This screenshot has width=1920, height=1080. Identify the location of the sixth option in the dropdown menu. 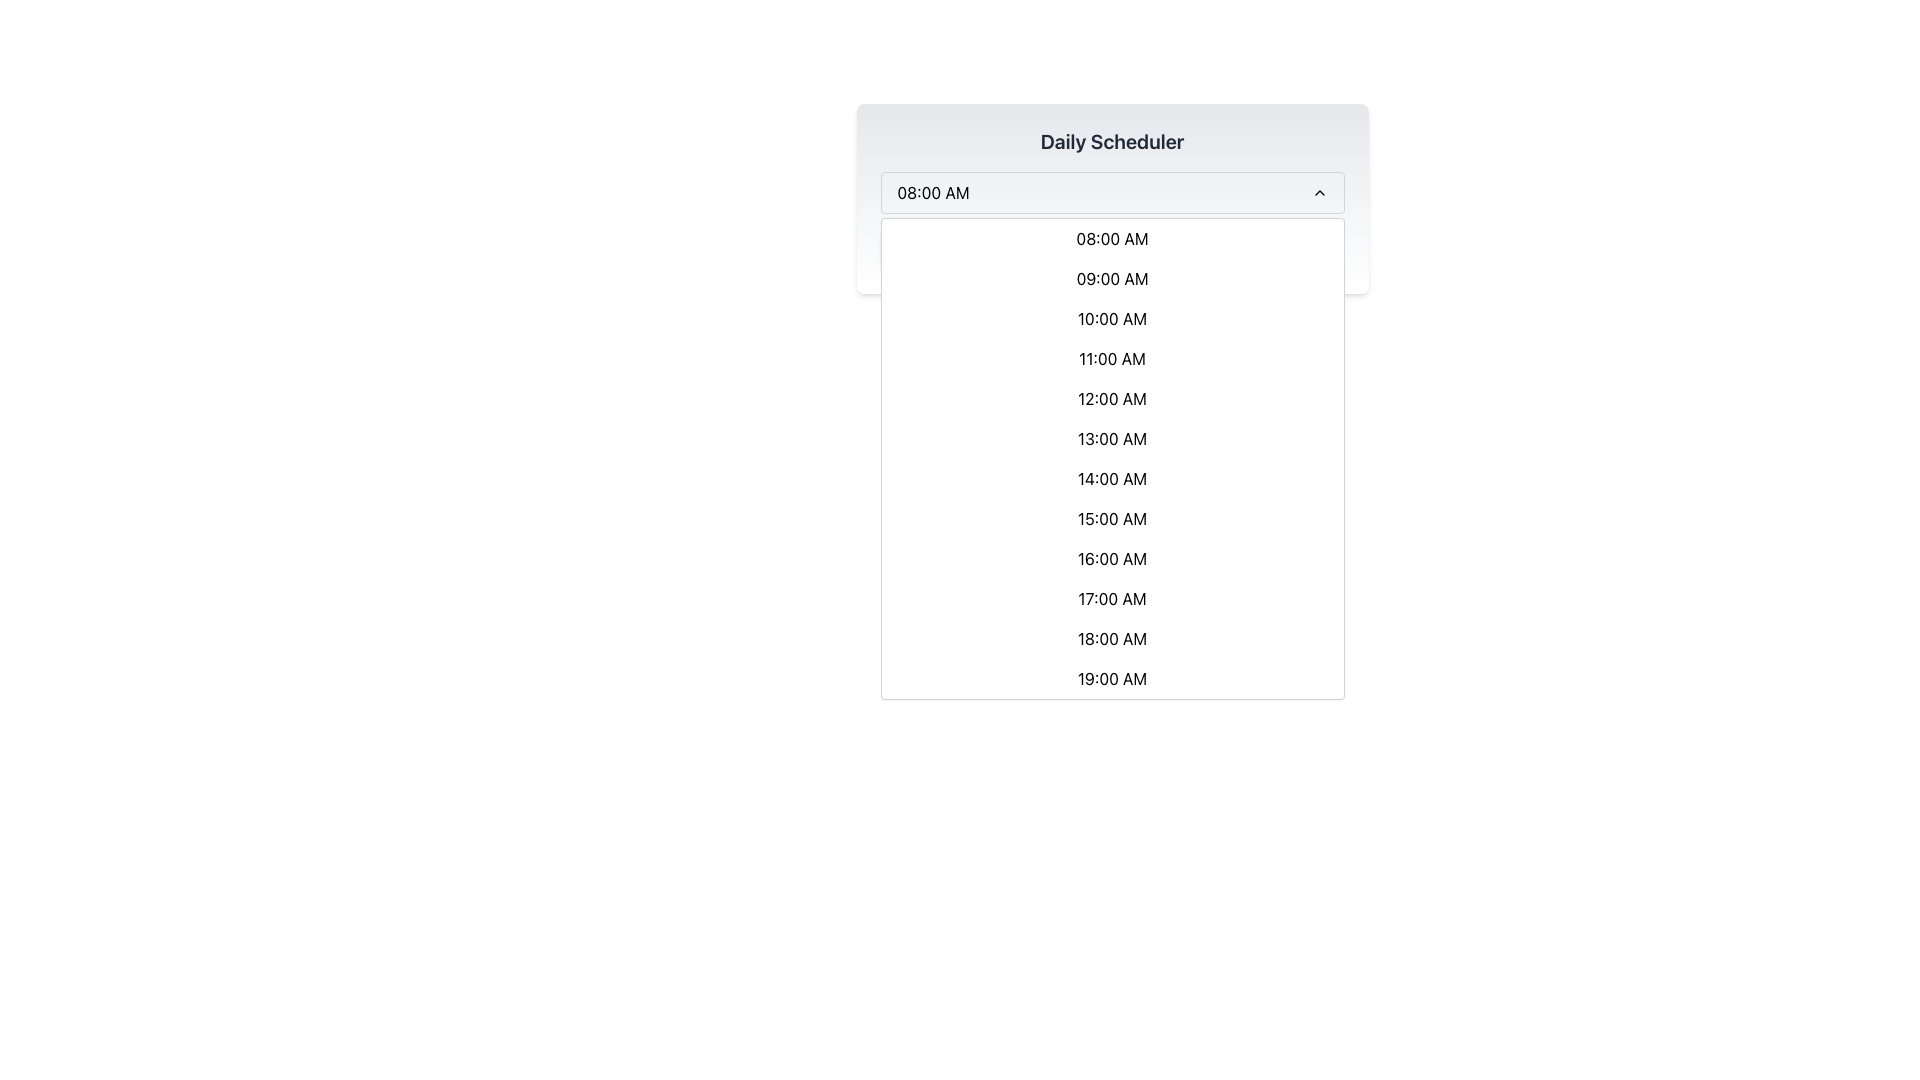
(1111, 438).